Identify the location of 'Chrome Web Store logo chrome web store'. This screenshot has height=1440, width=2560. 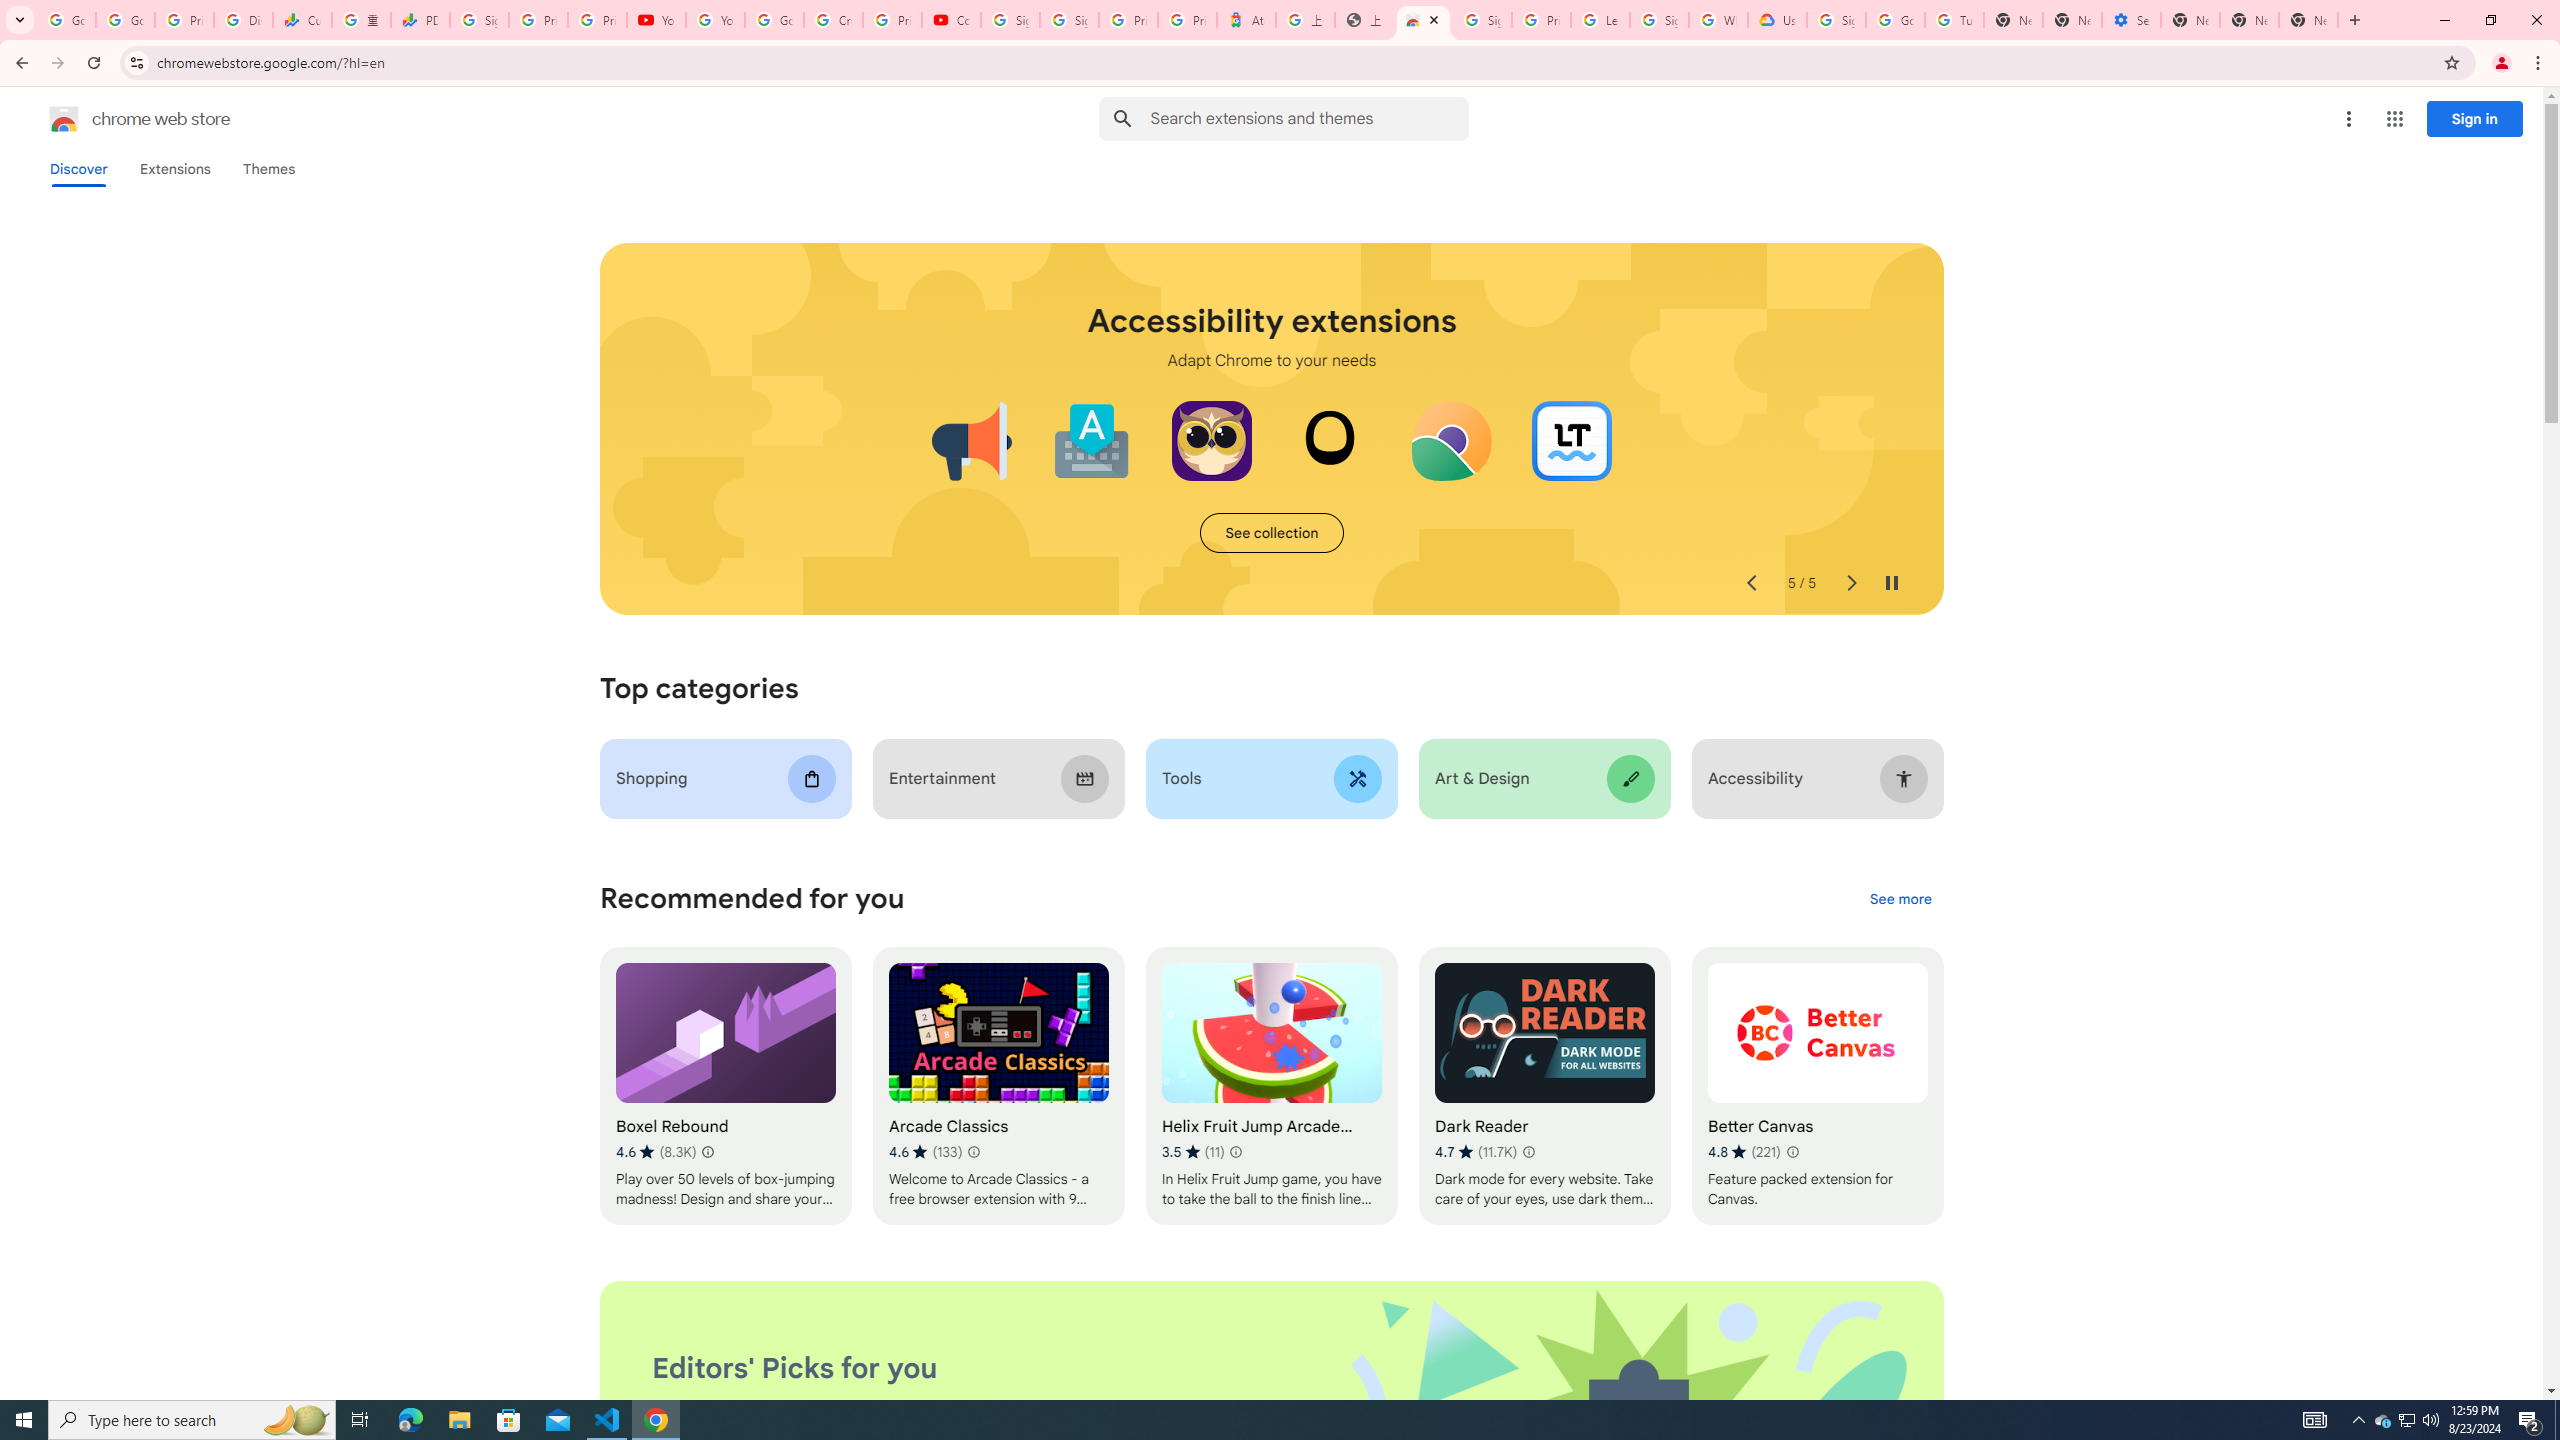
(118, 118).